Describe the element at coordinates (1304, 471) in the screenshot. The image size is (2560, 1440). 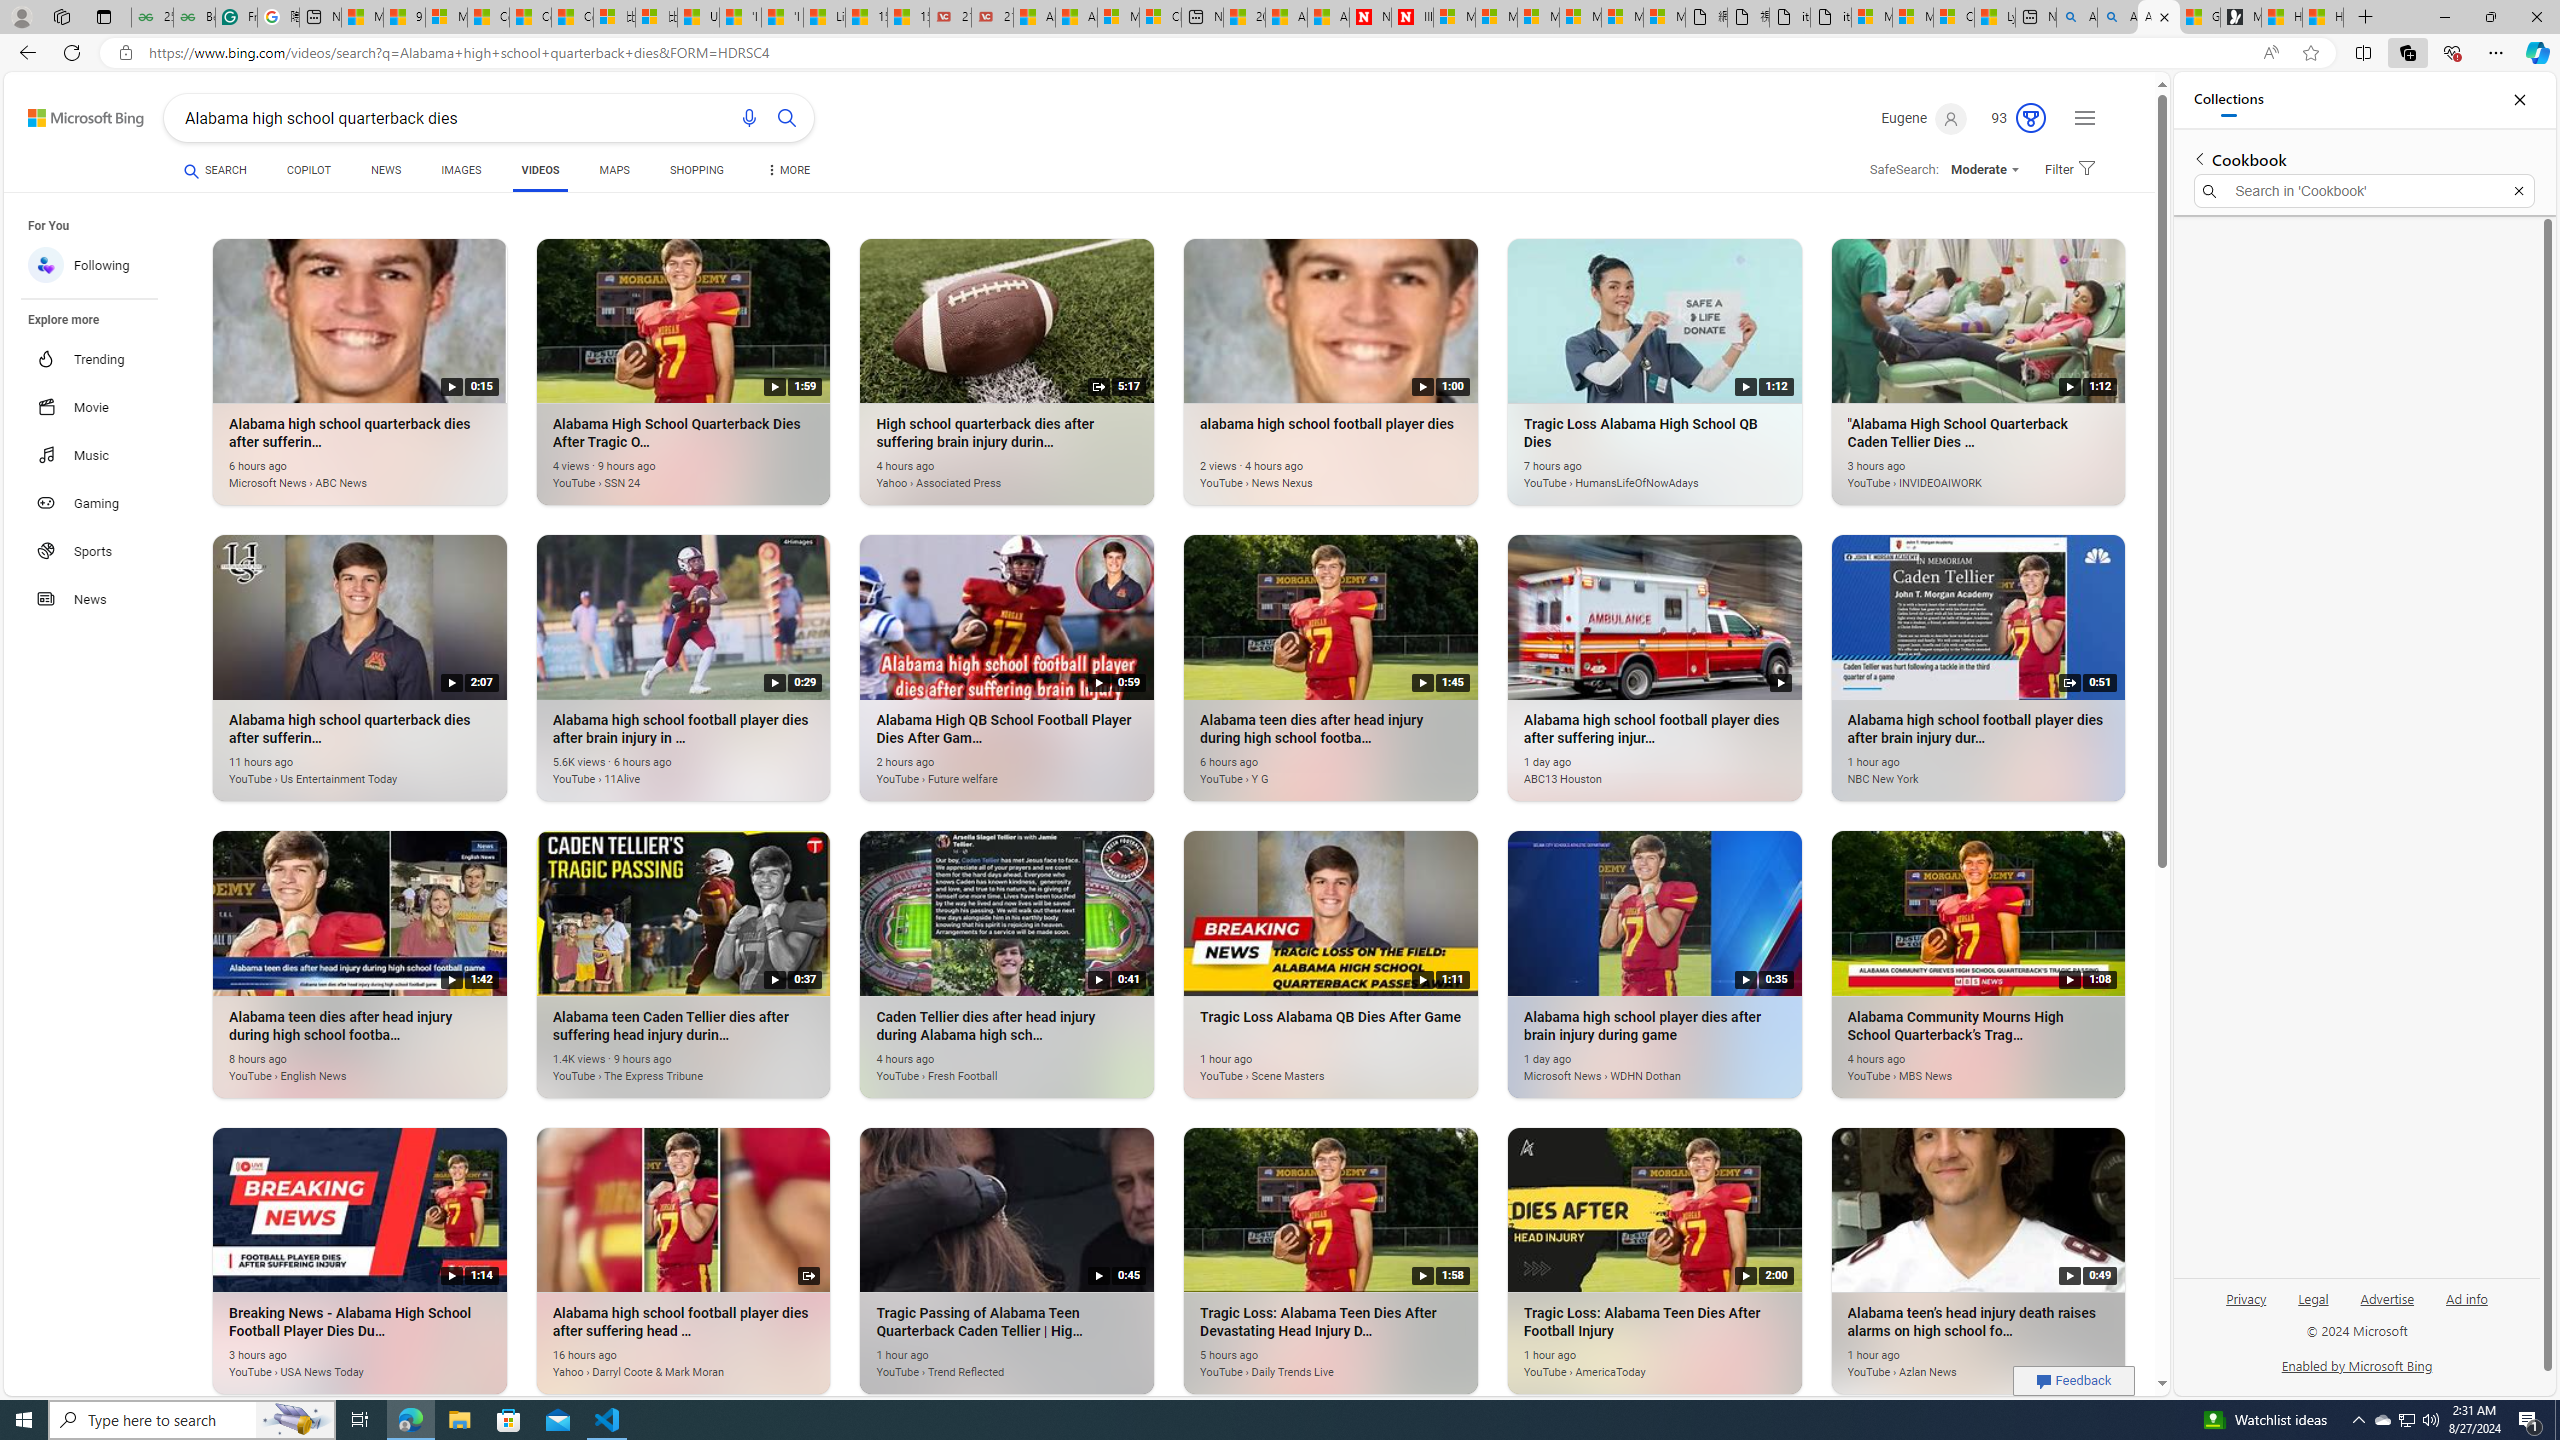
I see `'alabama high school football player dies'` at that location.